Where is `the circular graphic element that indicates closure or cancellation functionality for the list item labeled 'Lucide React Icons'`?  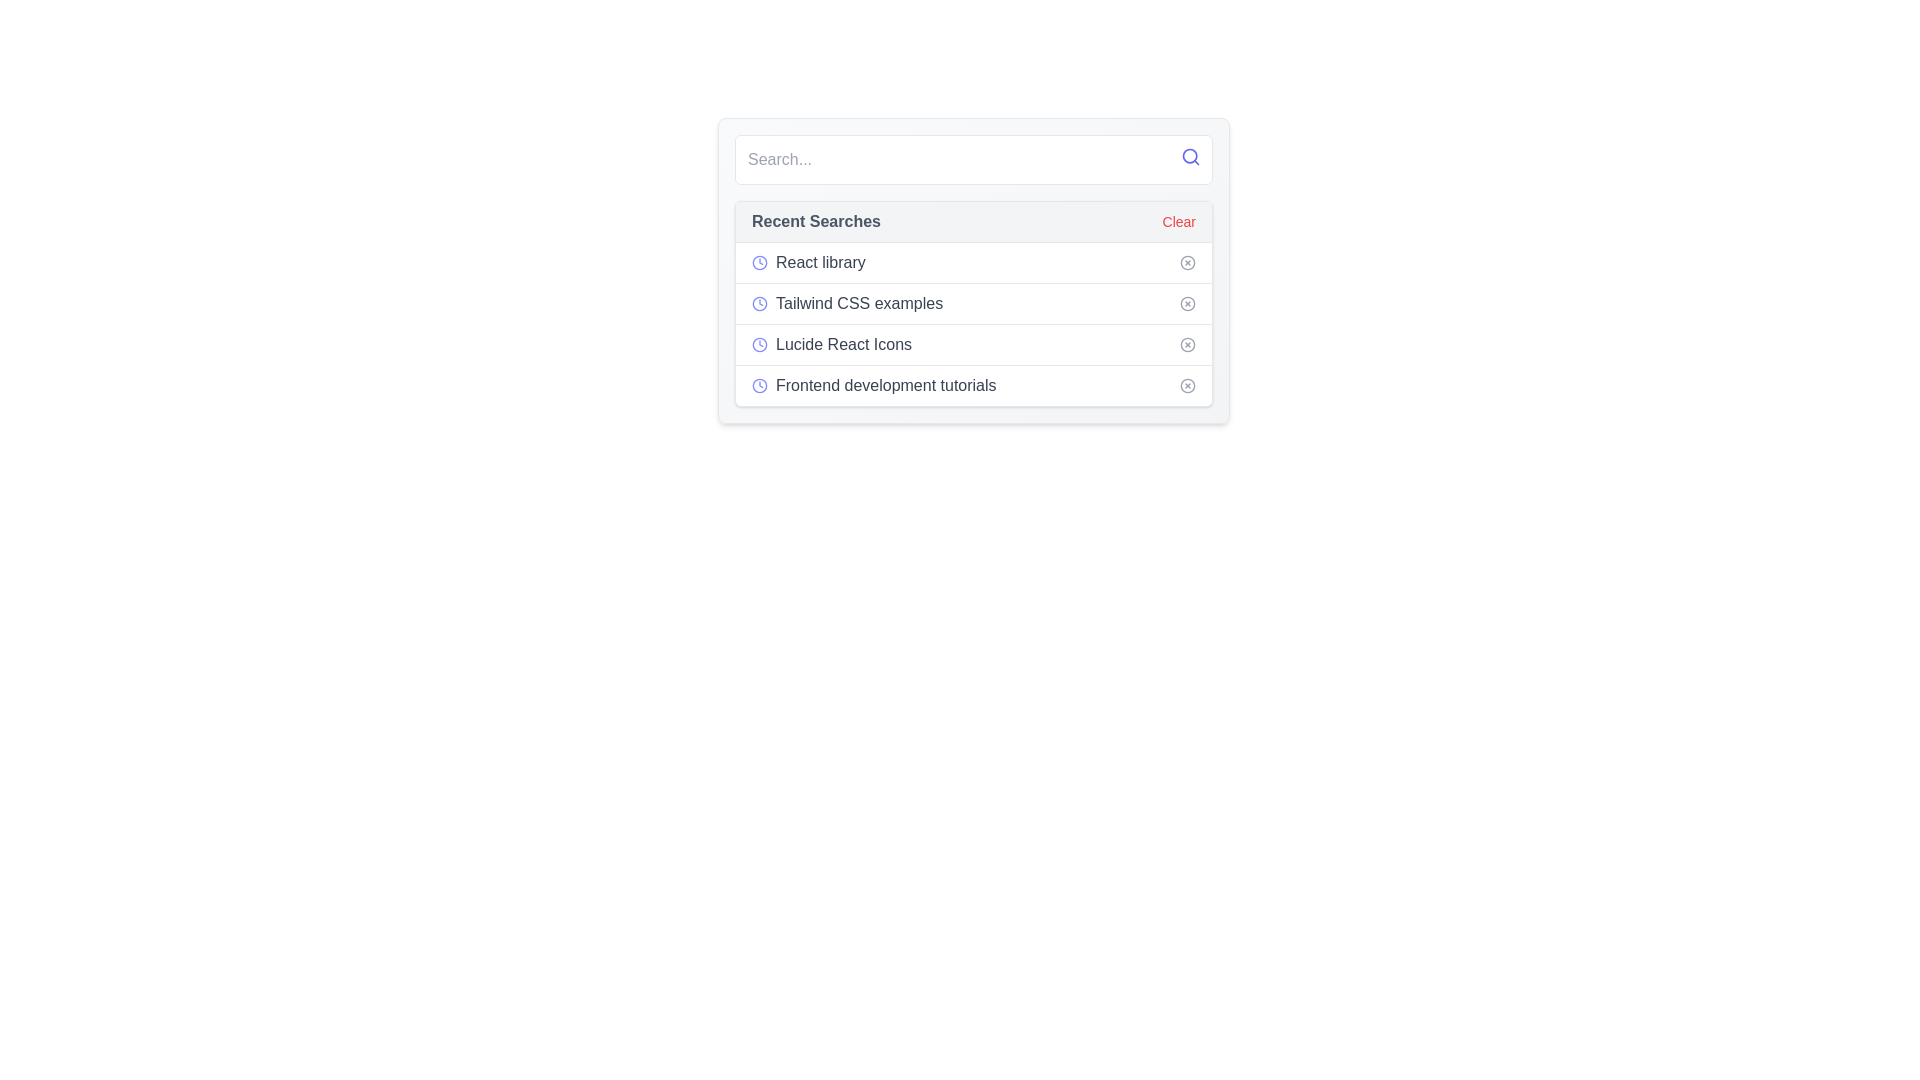
the circular graphic element that indicates closure or cancellation functionality for the list item labeled 'Lucide React Icons' is located at coordinates (1188, 343).